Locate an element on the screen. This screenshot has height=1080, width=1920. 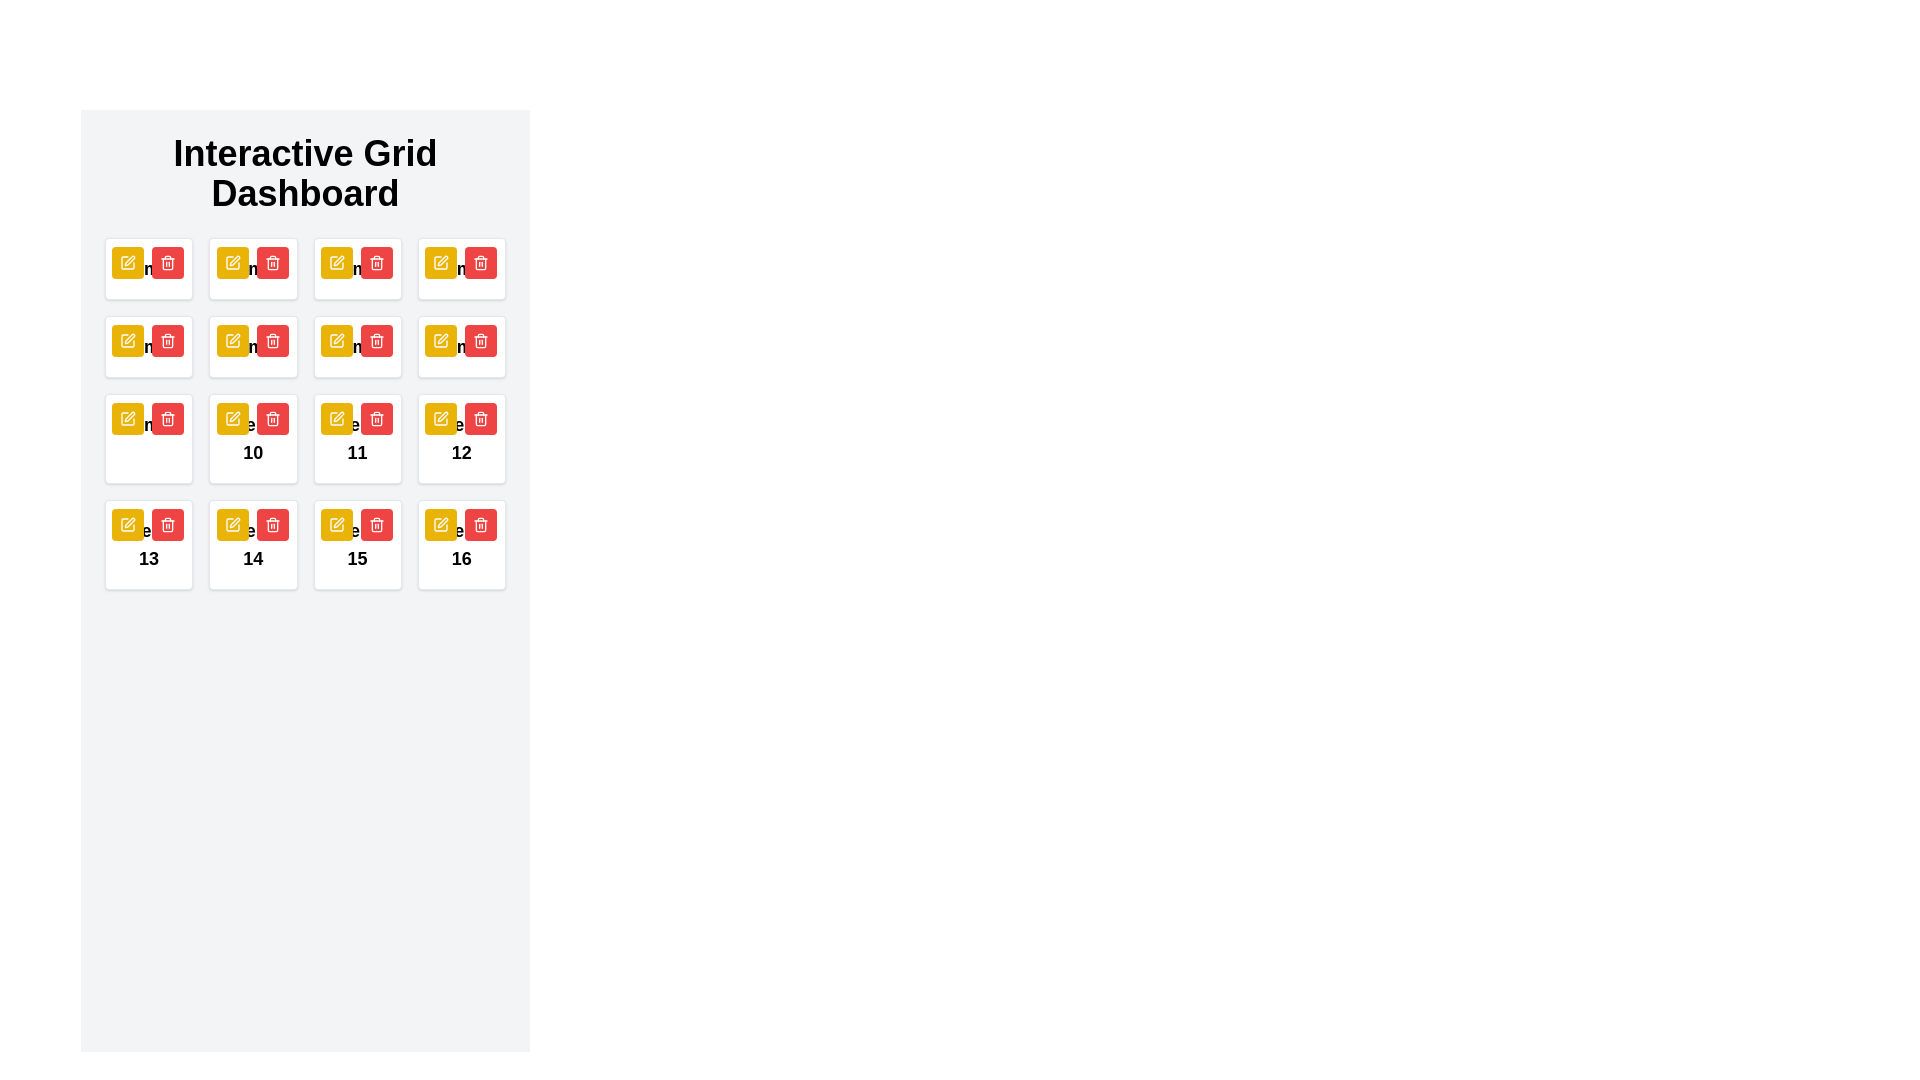
the red trash can icon, which is the second inner component of the SVG structure is located at coordinates (271, 525).